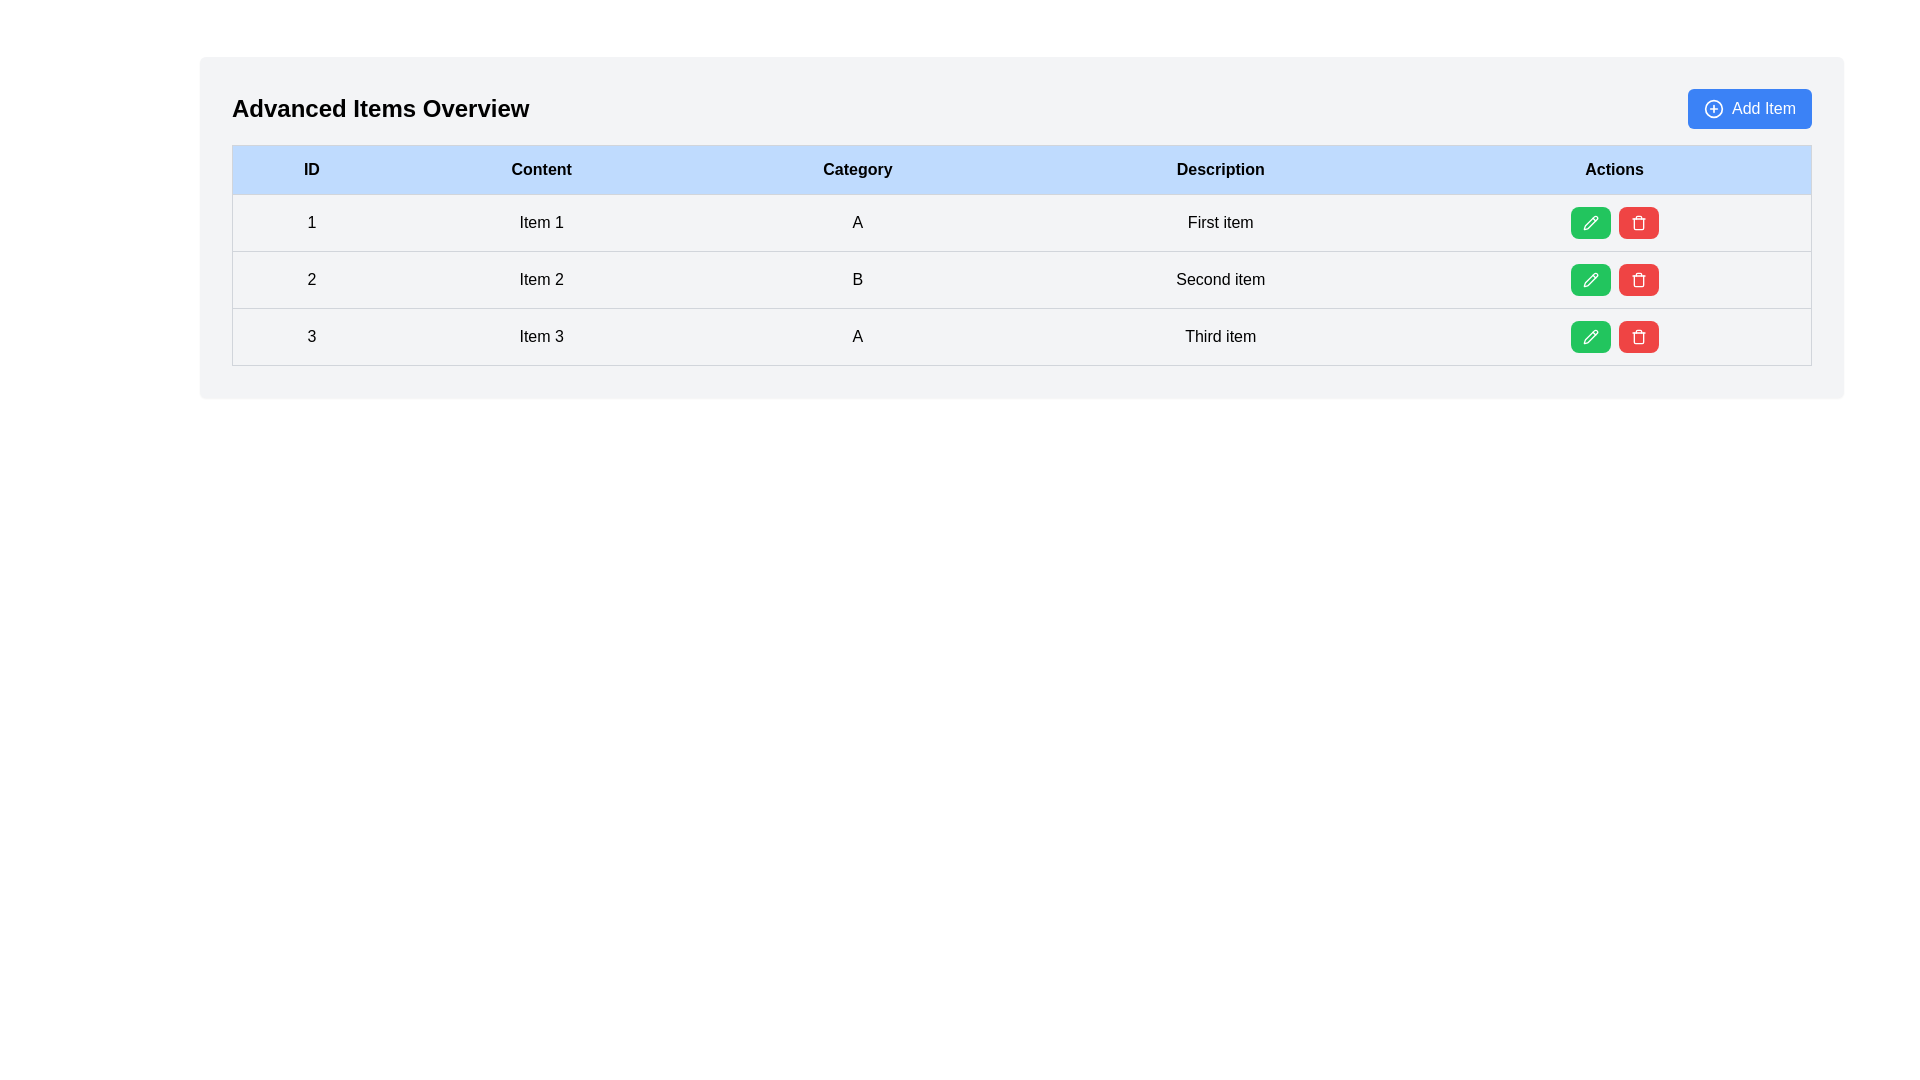 Image resolution: width=1920 pixels, height=1080 pixels. I want to click on the text label containing 'Second item' in the 'Description' column of the second row in the 'Advanced Items Overview' table, which is styled with padding and a bottom border, so click(1219, 280).